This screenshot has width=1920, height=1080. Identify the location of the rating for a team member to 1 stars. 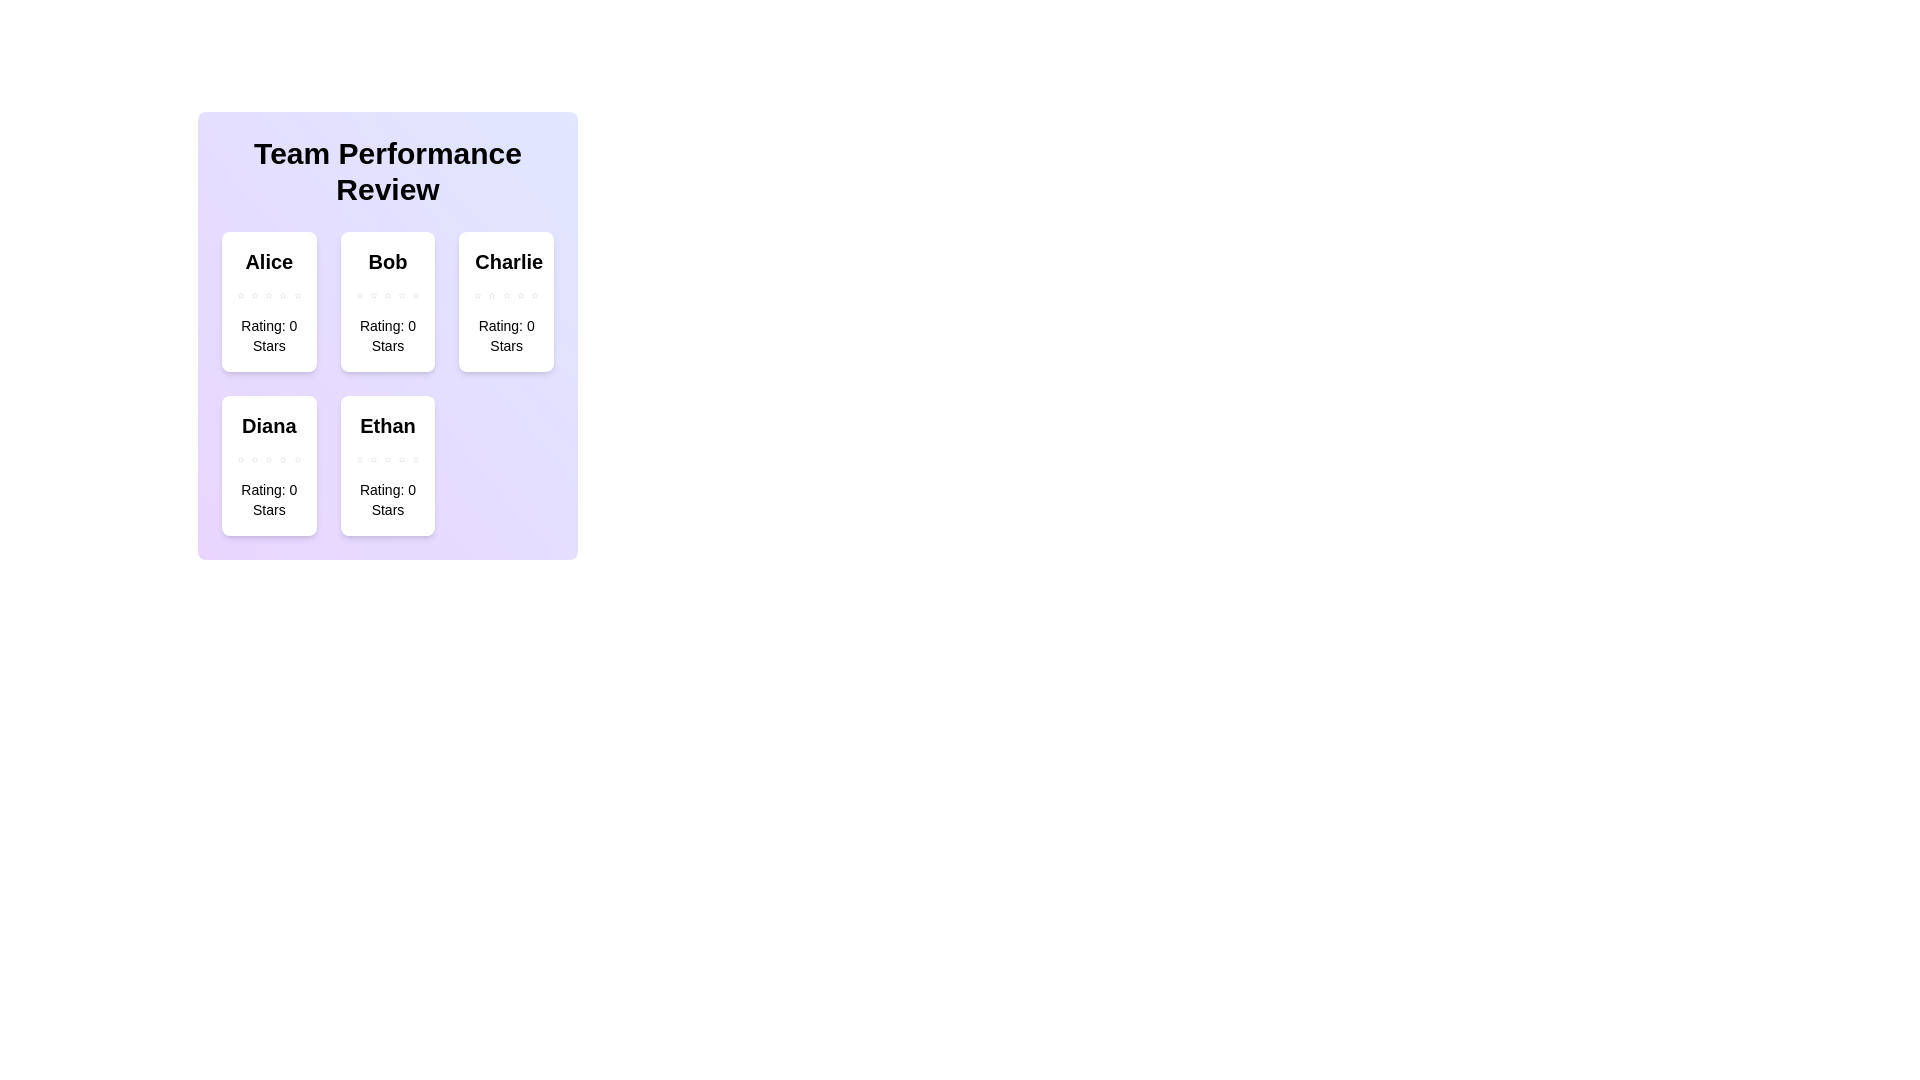
(240, 296).